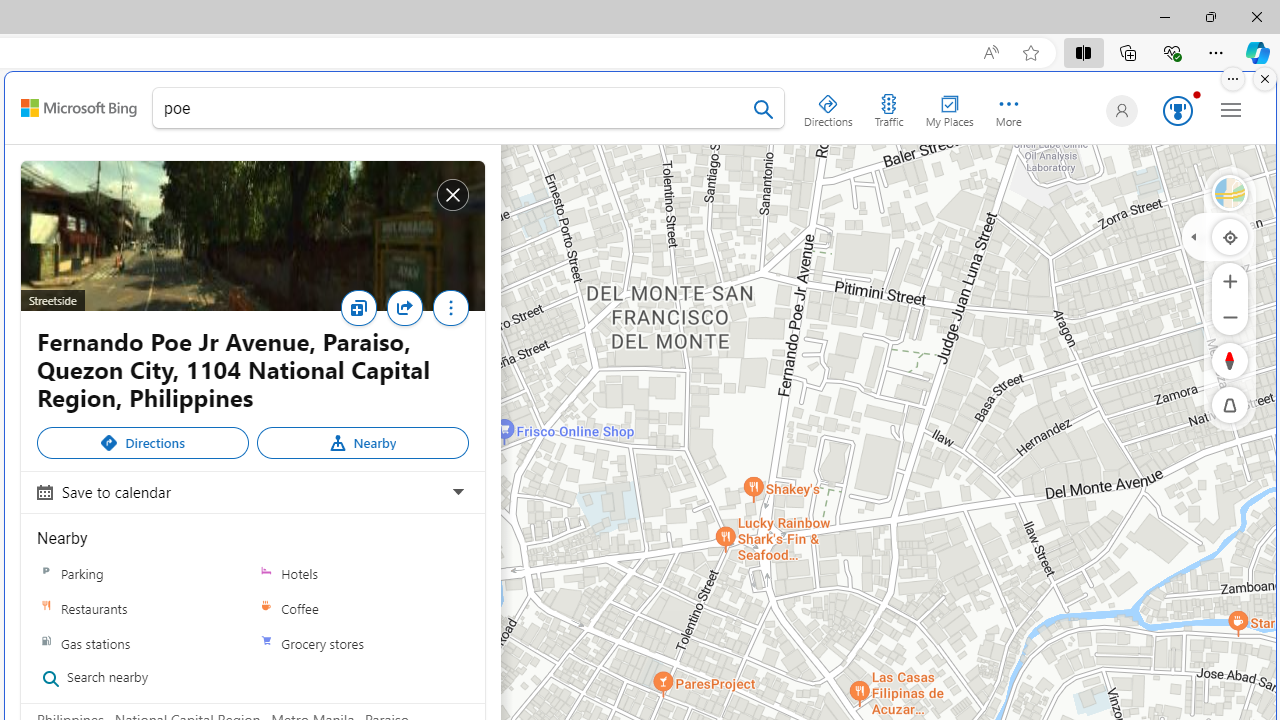 The width and height of the screenshot is (1280, 720). Describe the element at coordinates (1230, 109) in the screenshot. I see `'Settings and quick links'` at that location.